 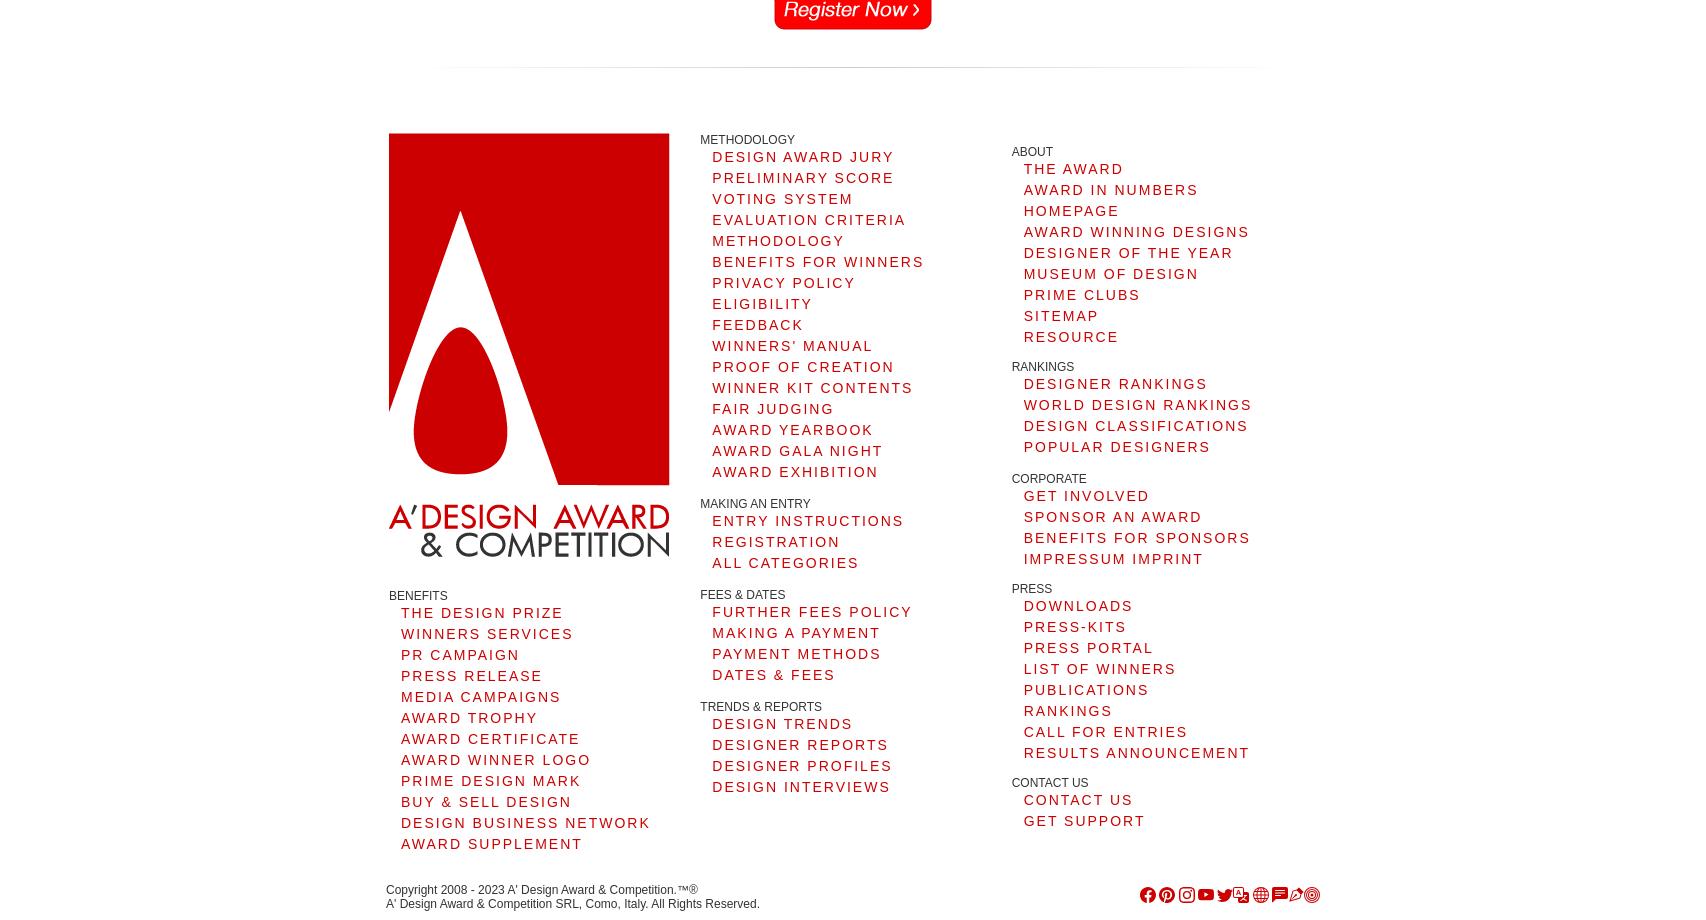 What do you see at coordinates (489, 779) in the screenshot?
I see `'PRIME DESIGN MARK'` at bounding box center [489, 779].